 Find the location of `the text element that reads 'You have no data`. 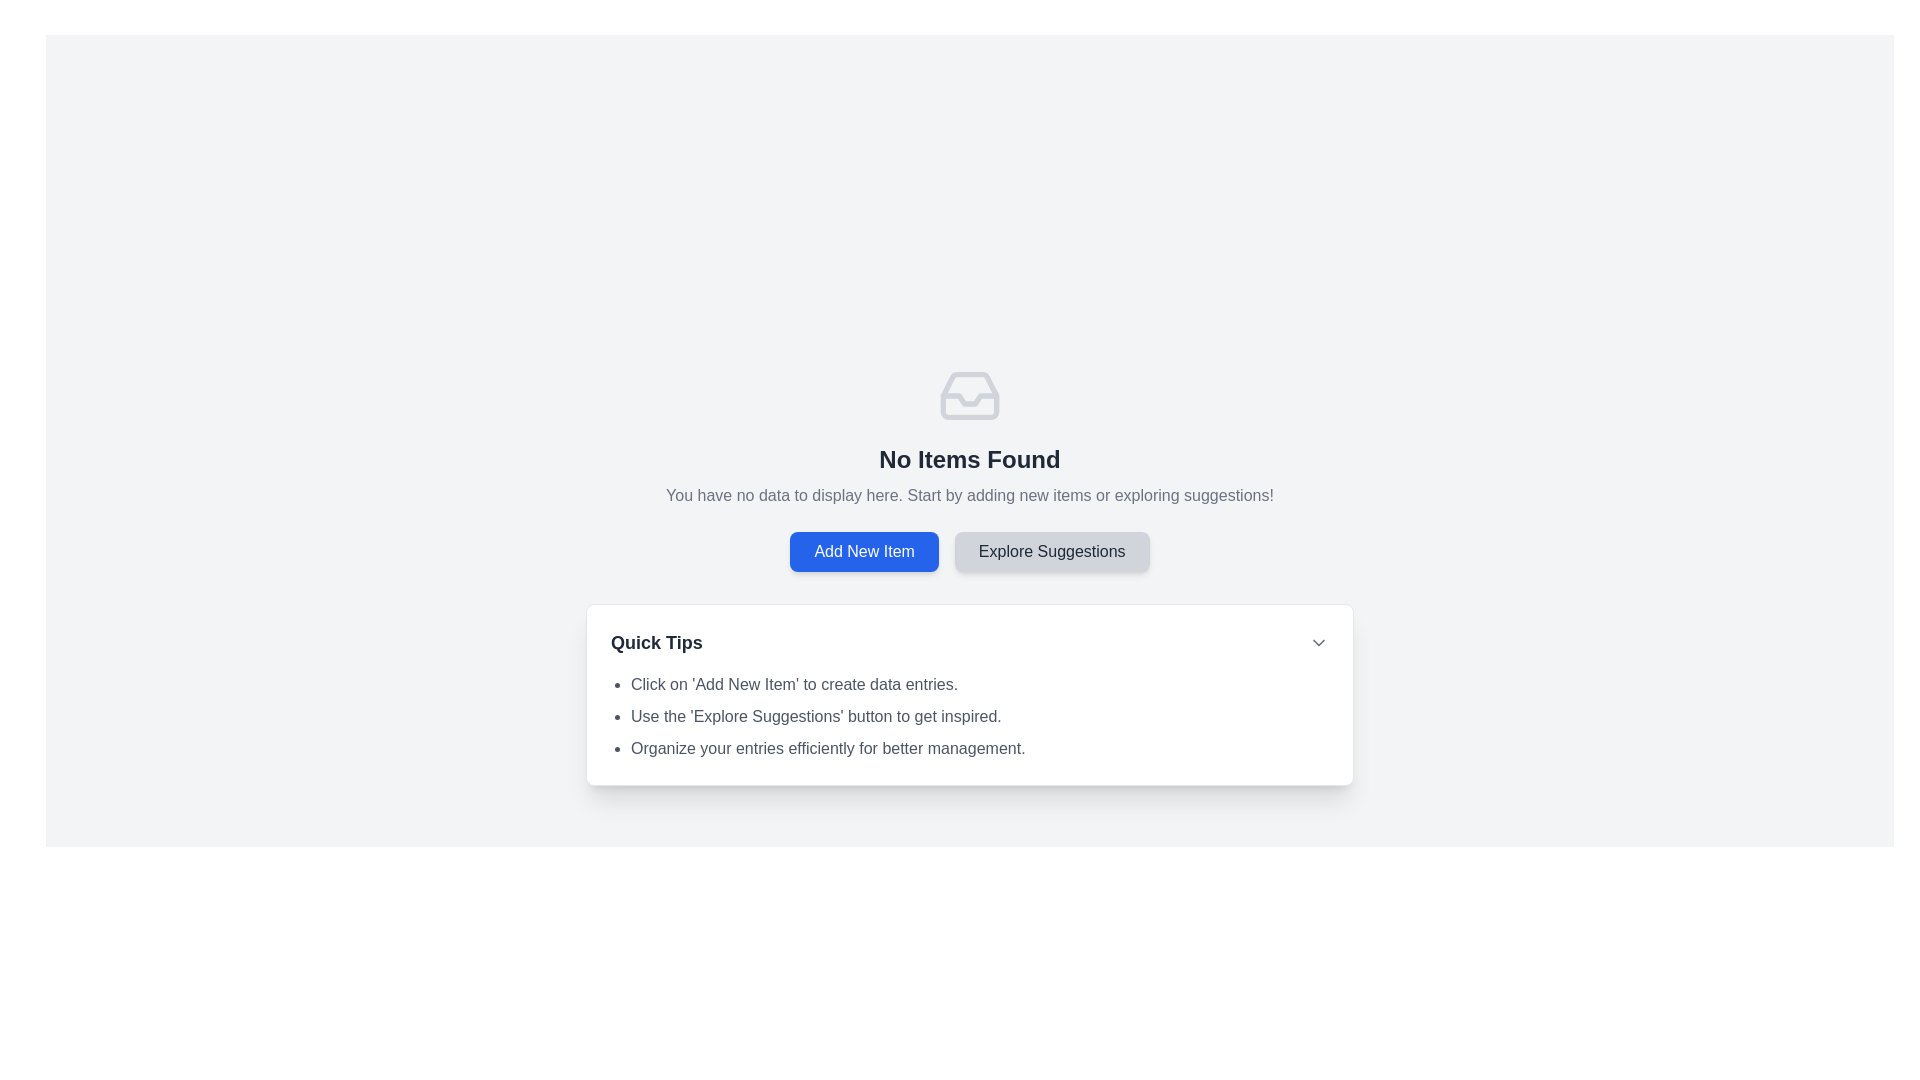

the text element that reads 'You have no data is located at coordinates (969, 495).